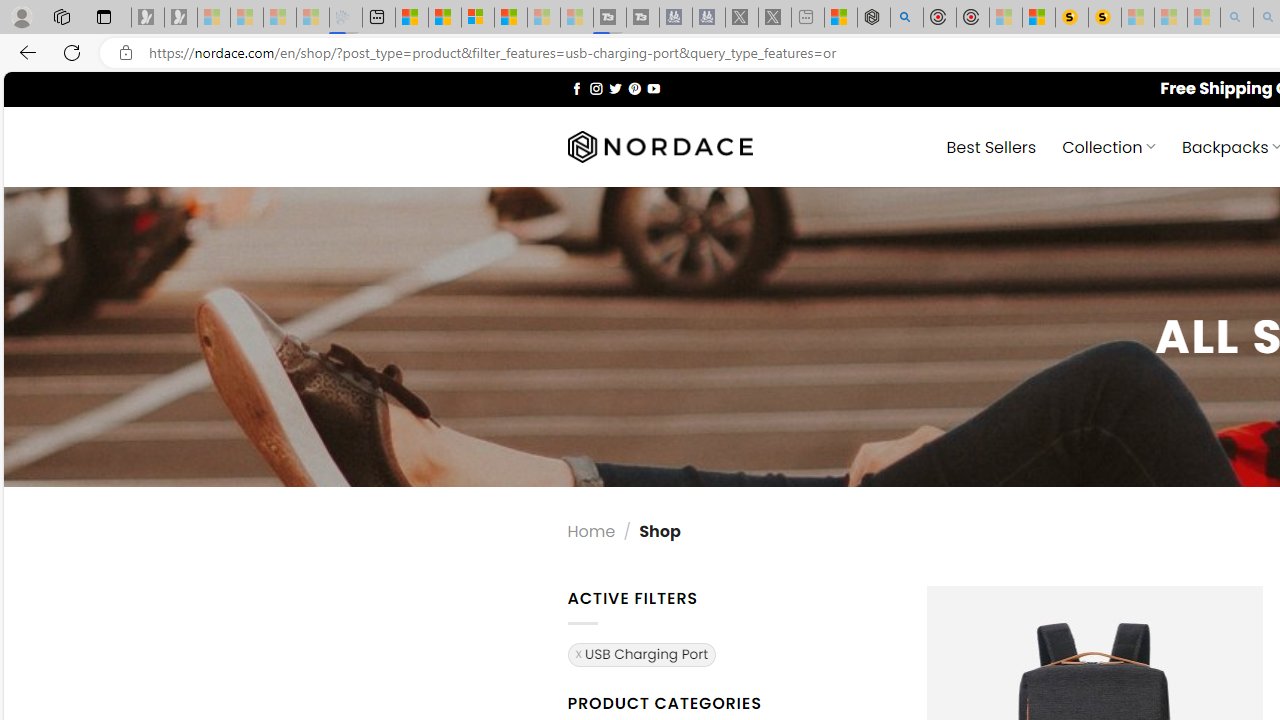  What do you see at coordinates (590, 530) in the screenshot?
I see `'Home'` at bounding box center [590, 530].